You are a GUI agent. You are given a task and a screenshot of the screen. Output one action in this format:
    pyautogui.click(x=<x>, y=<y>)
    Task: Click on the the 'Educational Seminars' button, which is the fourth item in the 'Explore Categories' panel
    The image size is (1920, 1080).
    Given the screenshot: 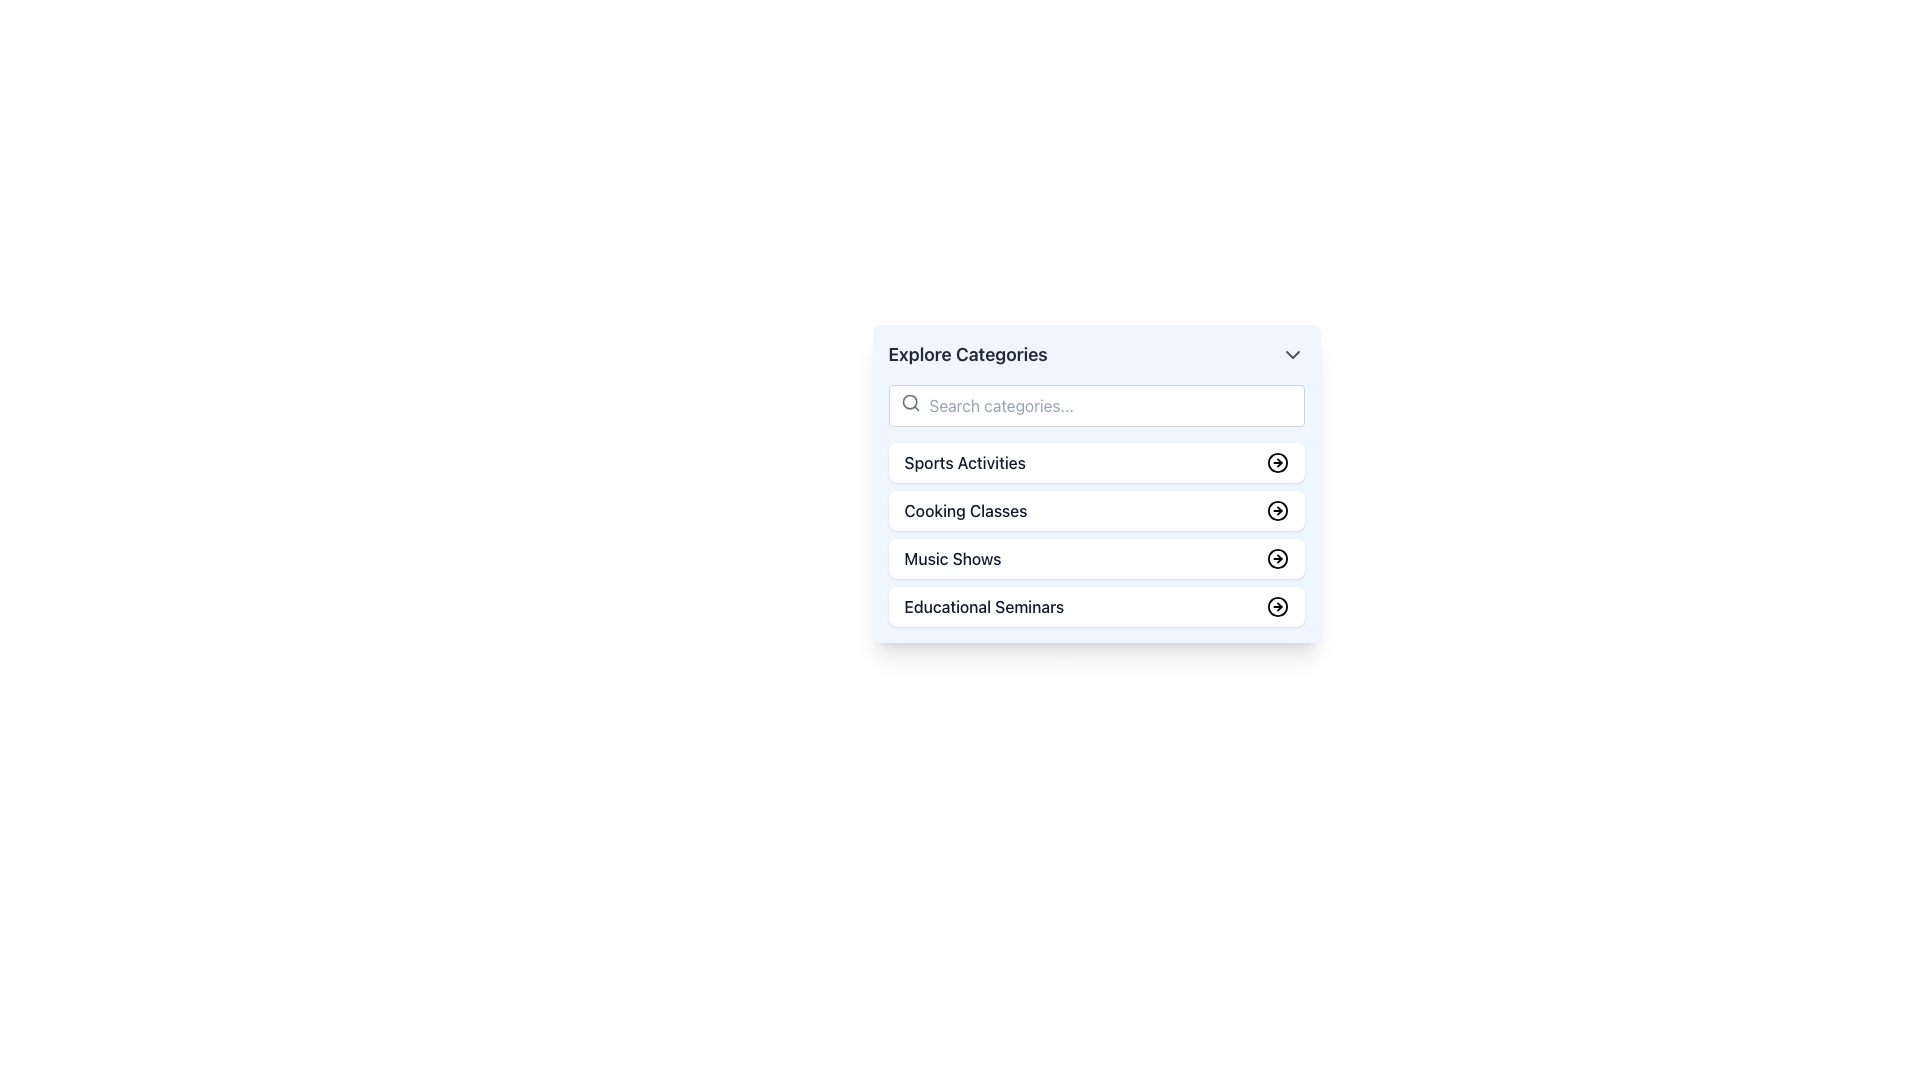 What is the action you would take?
    pyautogui.click(x=1095, y=605)
    